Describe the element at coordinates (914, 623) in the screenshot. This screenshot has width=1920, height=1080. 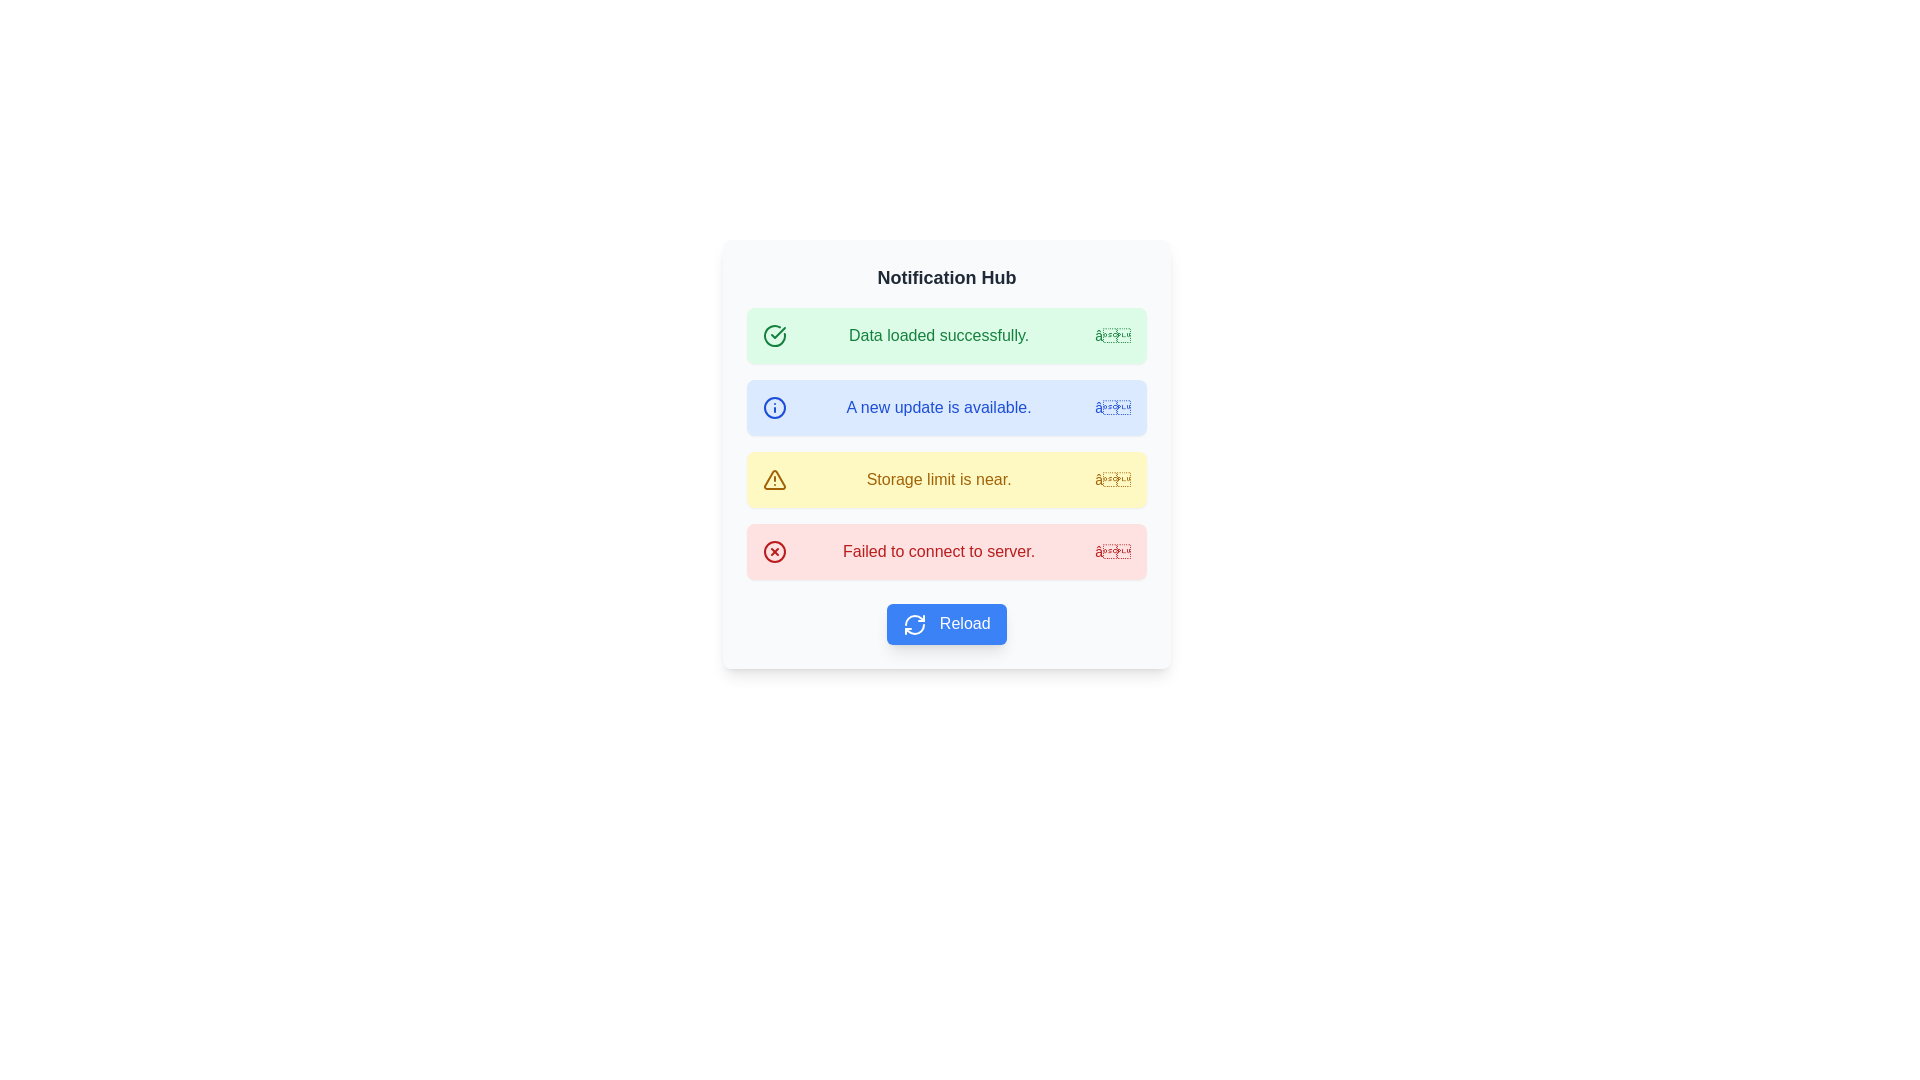
I see `the circular icon with dual arrows forming a cycle, located to the left of the text 'Reload'` at that location.